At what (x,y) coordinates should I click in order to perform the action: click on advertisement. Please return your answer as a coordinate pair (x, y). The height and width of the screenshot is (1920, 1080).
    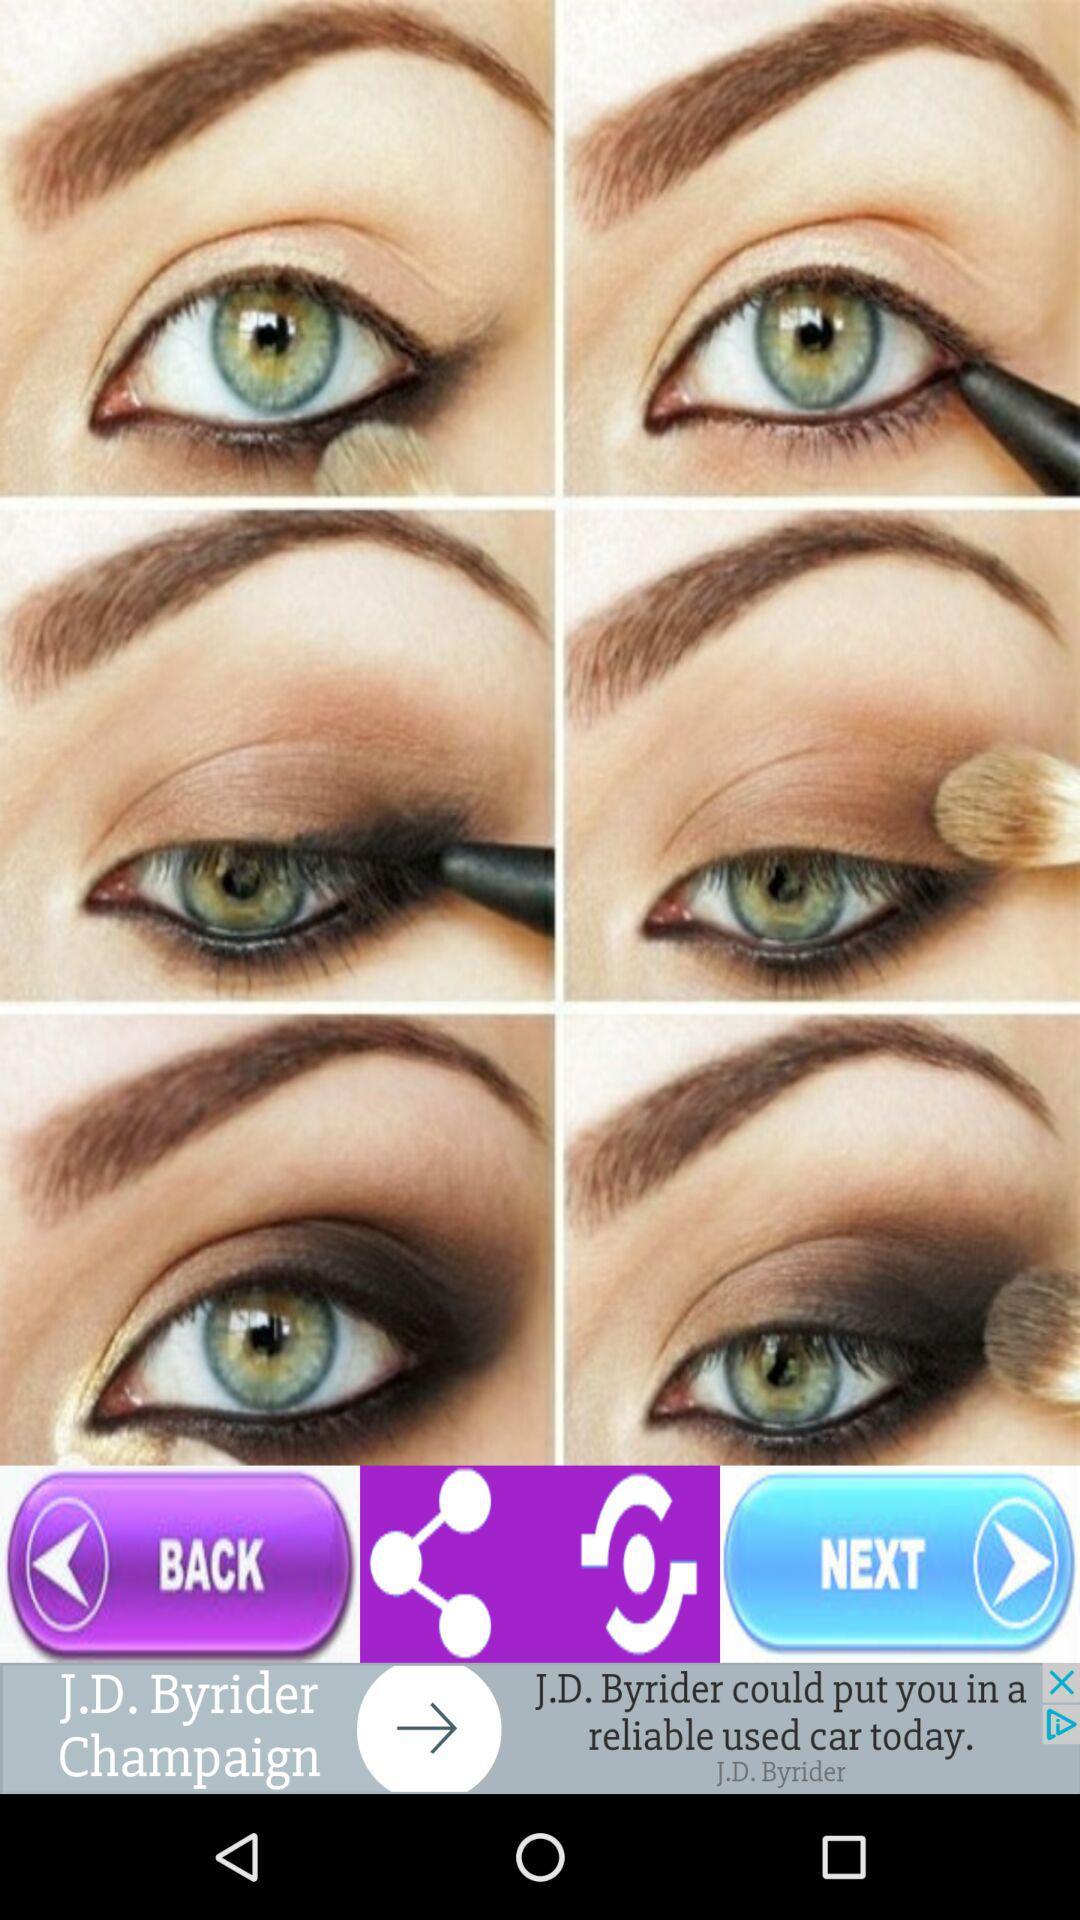
    Looking at the image, I should click on (540, 1727).